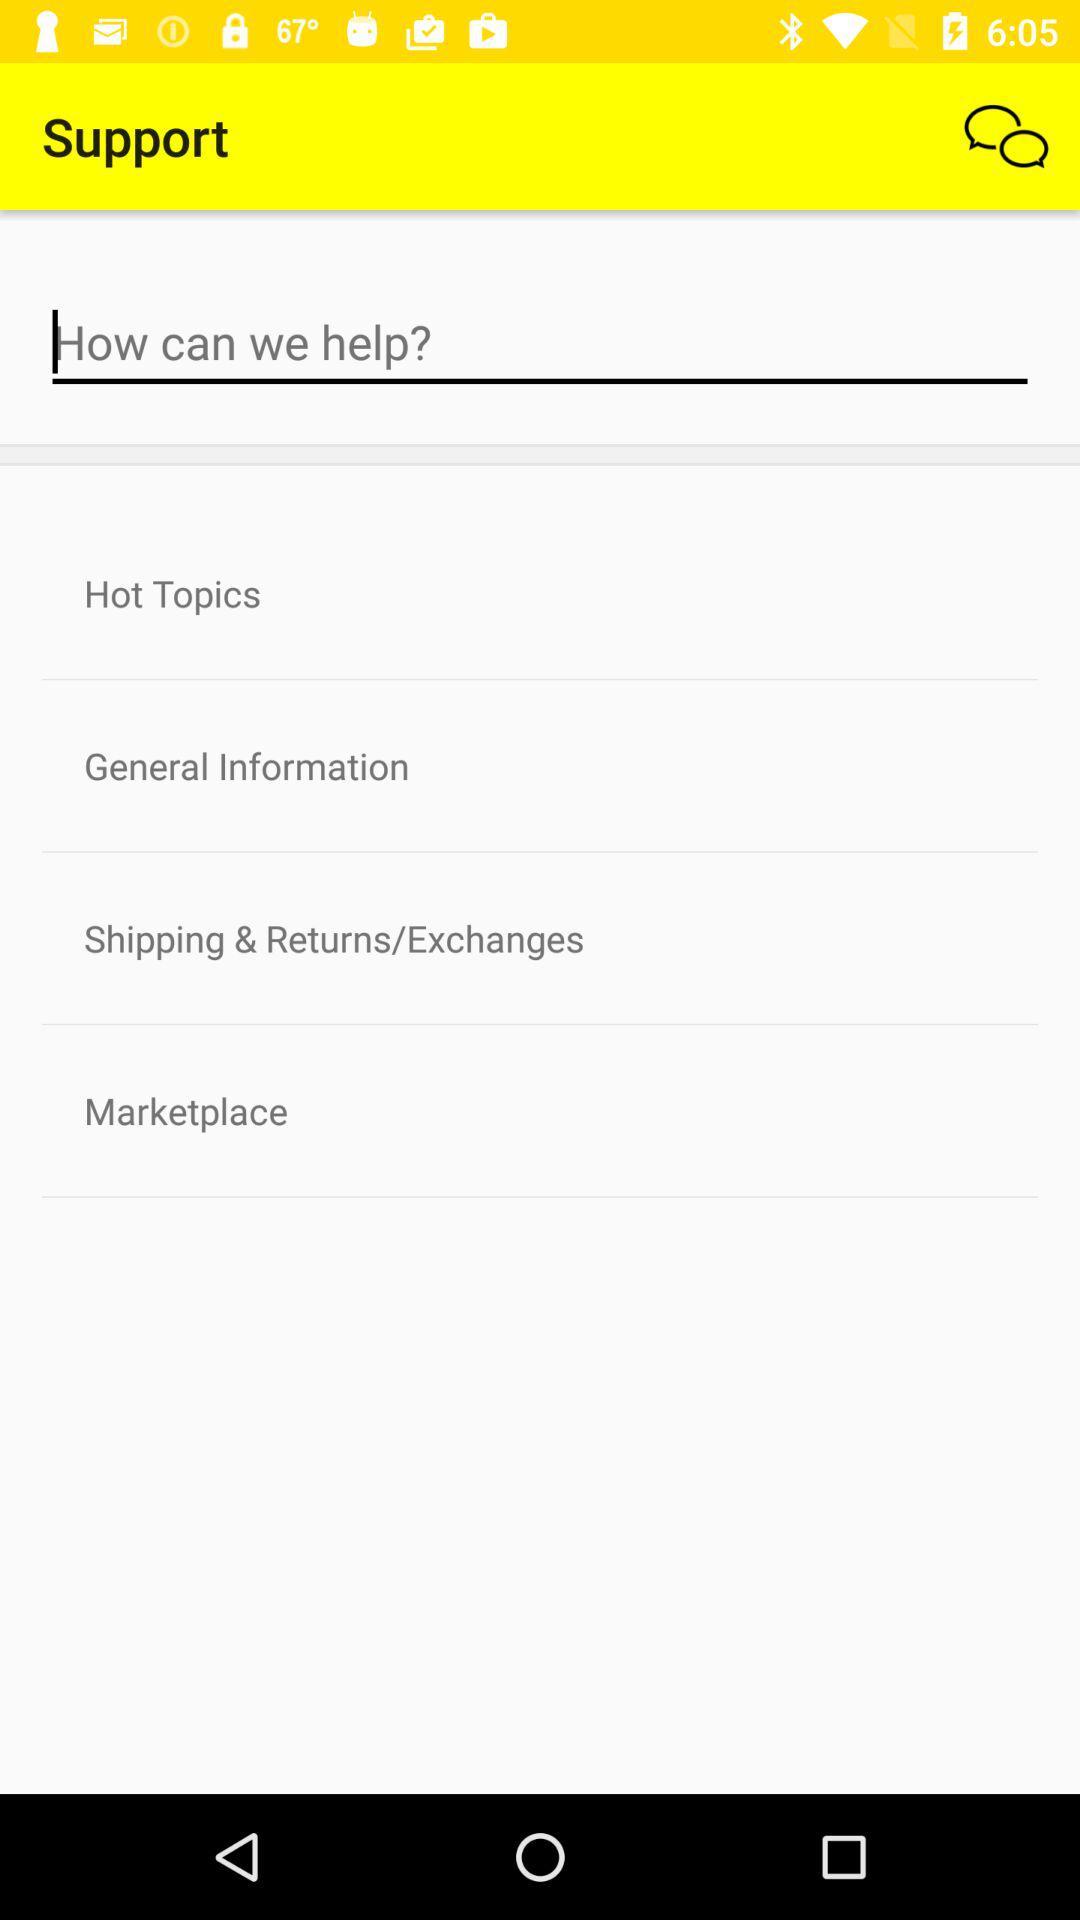 The width and height of the screenshot is (1080, 1920). Describe the element at coordinates (1006, 135) in the screenshot. I see `icon at the top right corner` at that location.